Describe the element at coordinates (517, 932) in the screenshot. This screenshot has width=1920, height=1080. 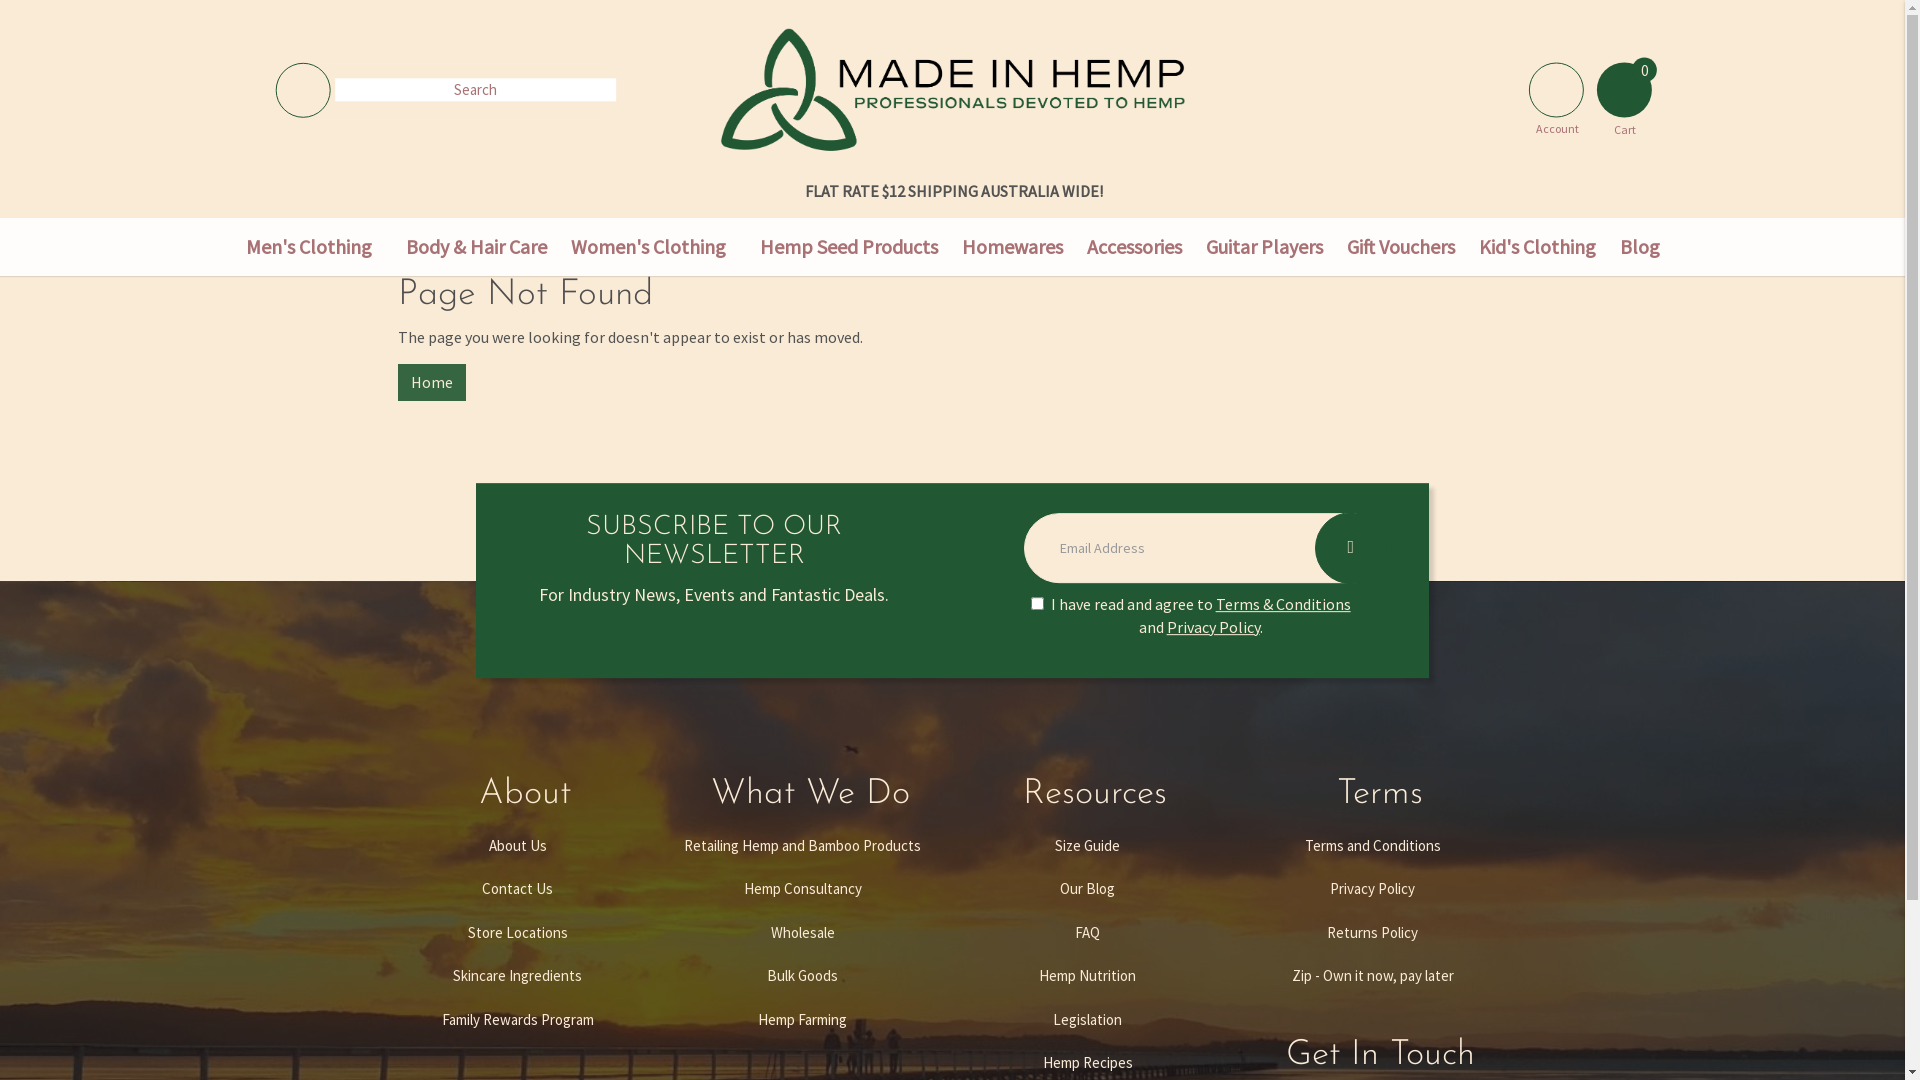
I see `'Store Locations'` at that location.